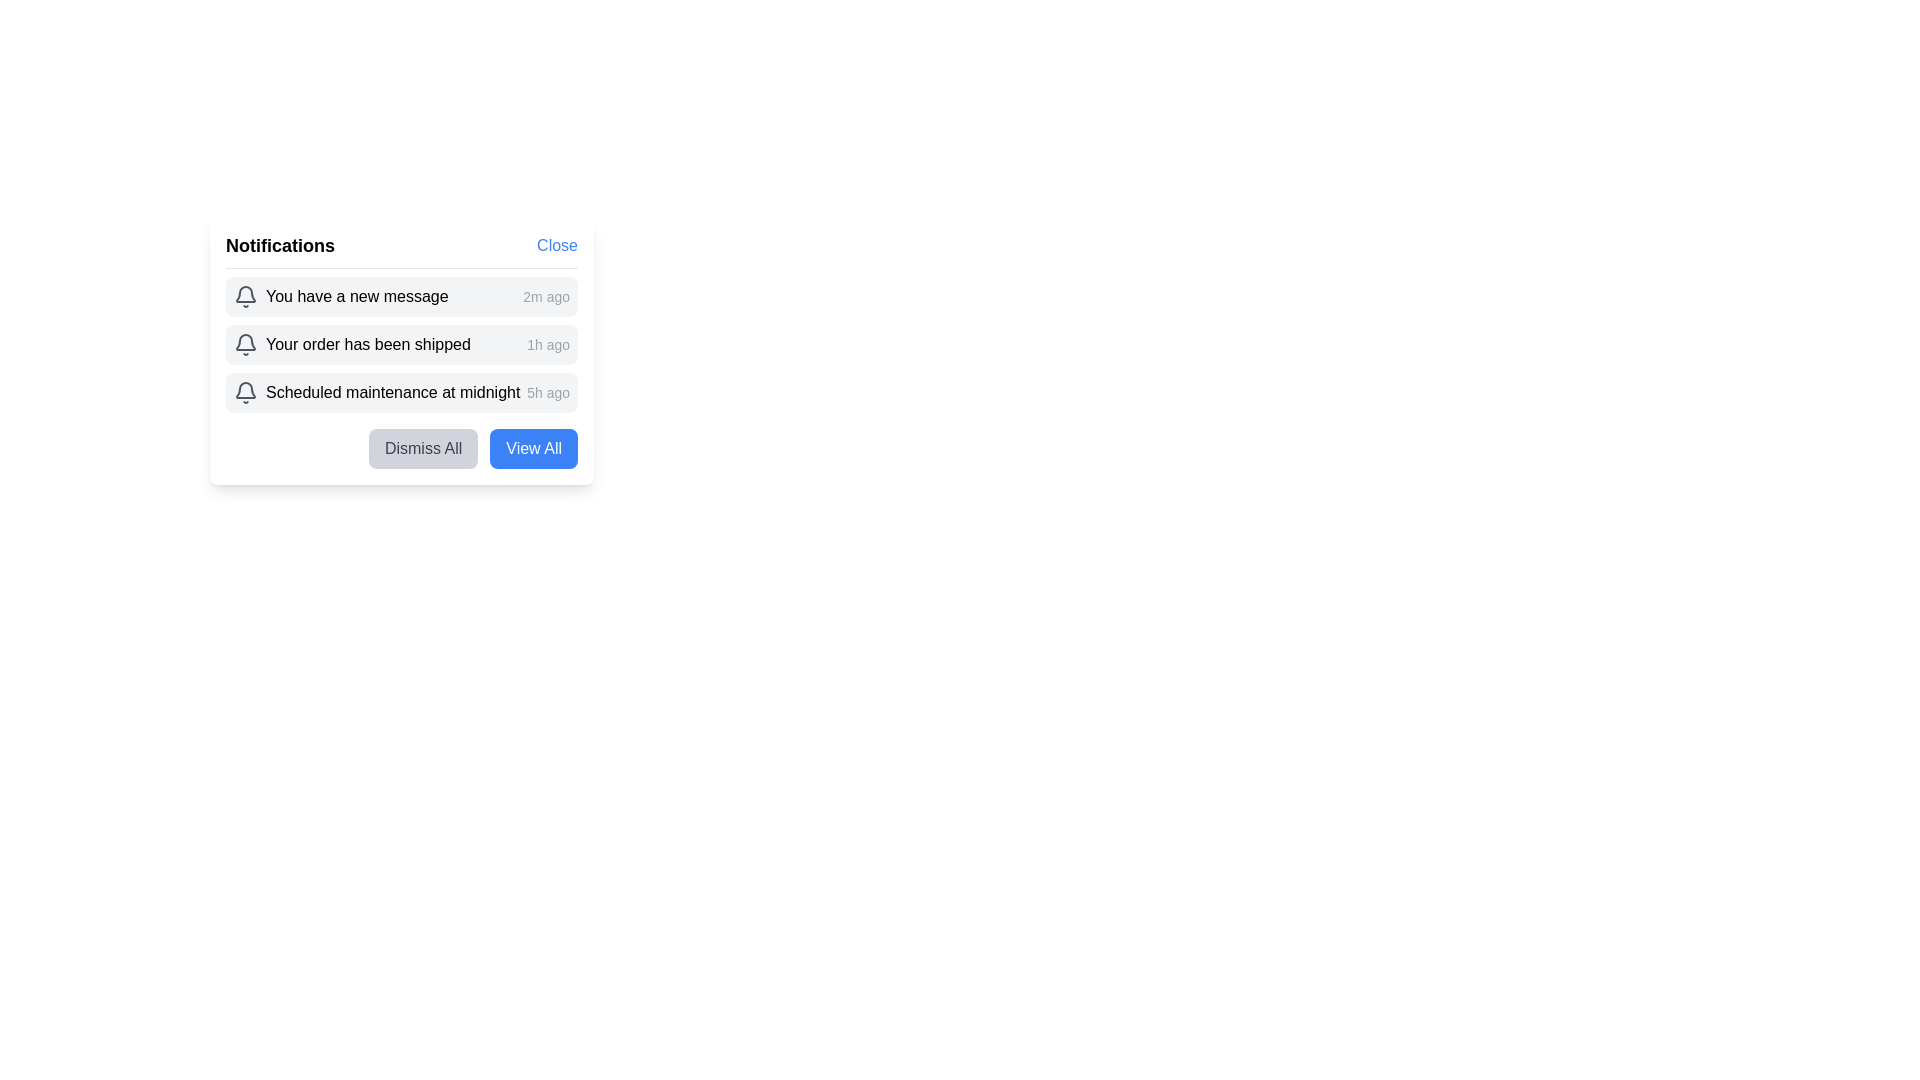 The height and width of the screenshot is (1080, 1920). I want to click on the 'Close' hyperlink styled as a button located in the upper right corner of the notification panel, so click(557, 245).